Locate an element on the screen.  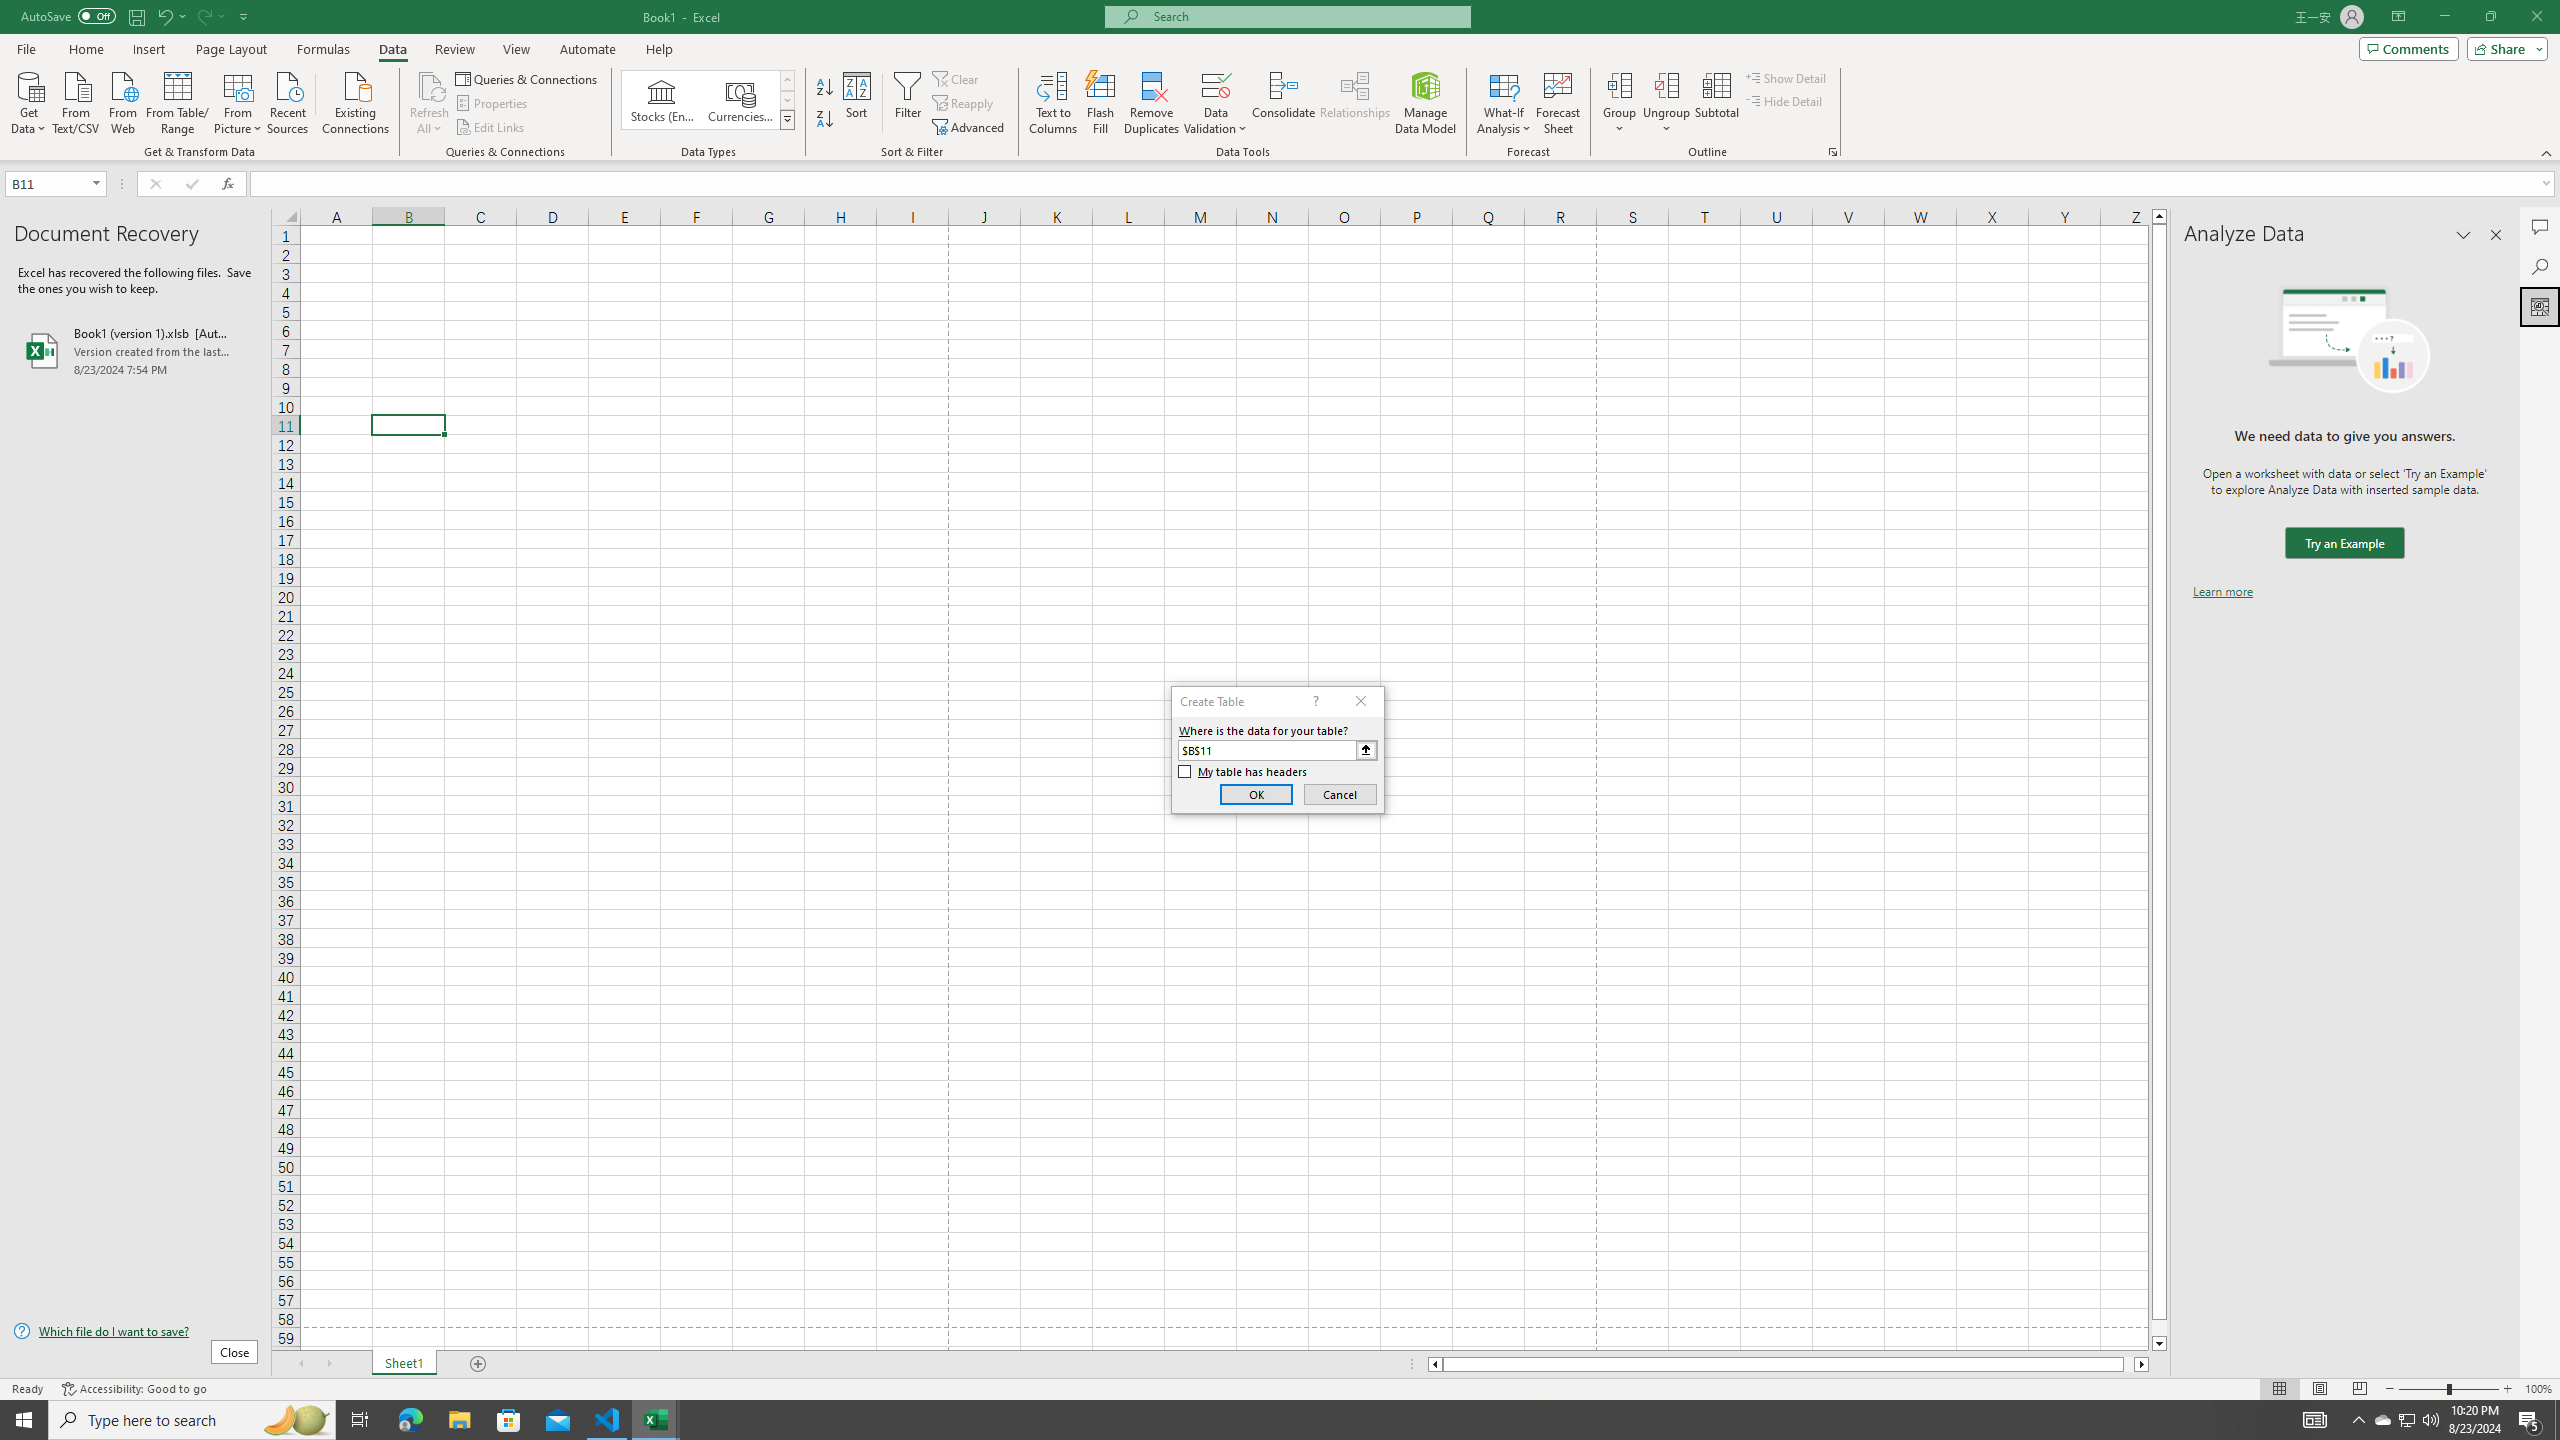
'AutomationID: ConvertToLinkedEntity' is located at coordinates (709, 99).